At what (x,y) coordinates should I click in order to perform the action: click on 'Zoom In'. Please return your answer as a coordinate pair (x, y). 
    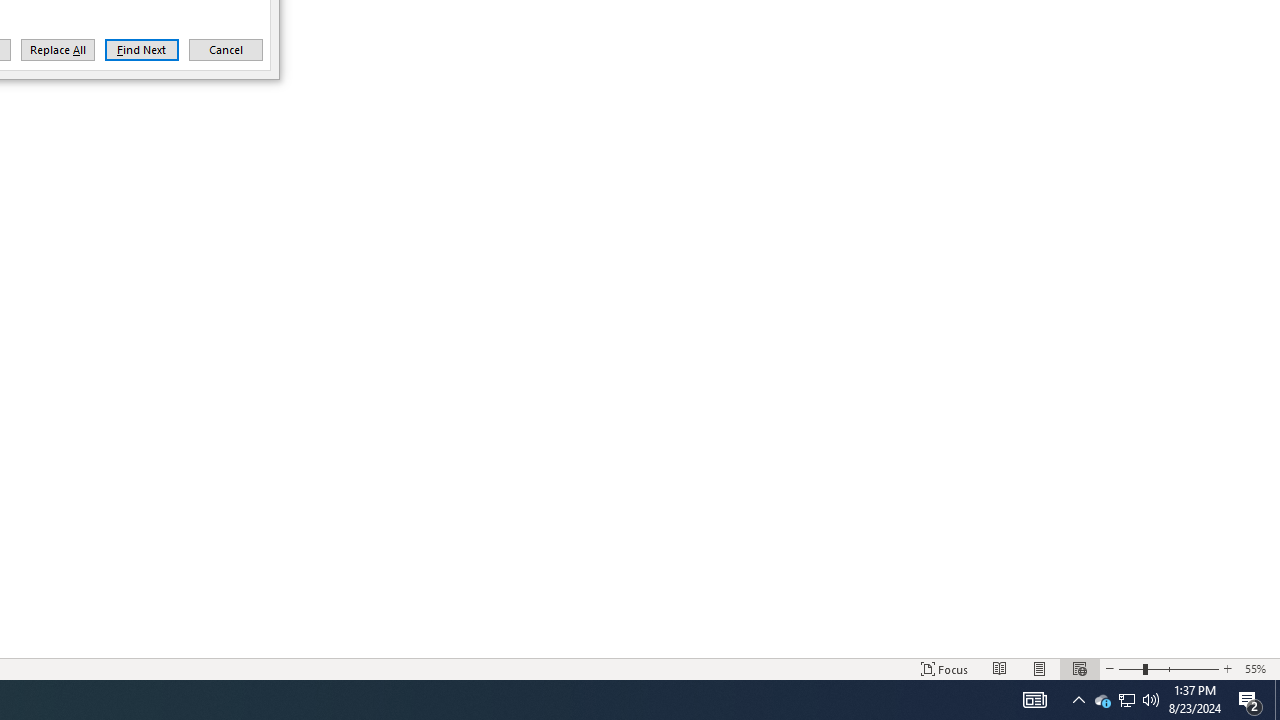
    Looking at the image, I should click on (1226, 669).